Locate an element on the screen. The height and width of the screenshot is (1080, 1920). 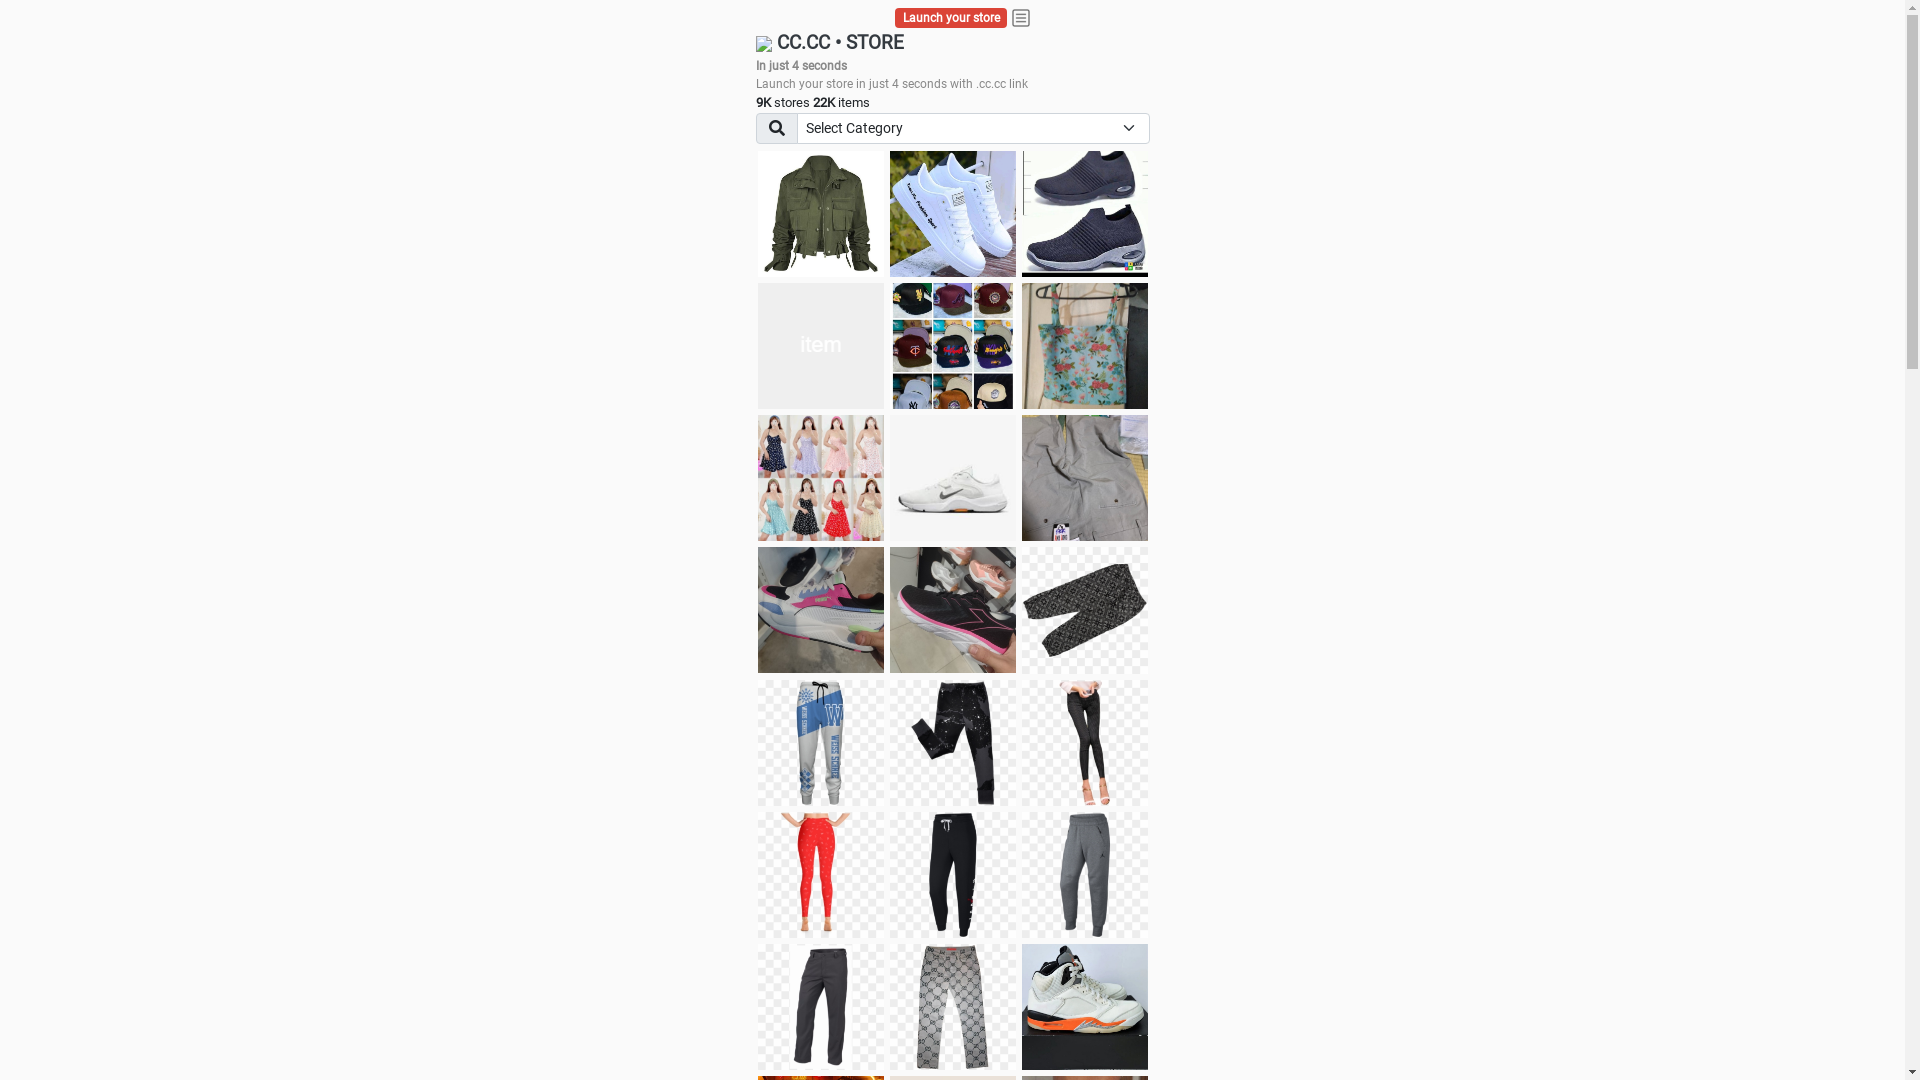
'Pant' is located at coordinates (888, 743).